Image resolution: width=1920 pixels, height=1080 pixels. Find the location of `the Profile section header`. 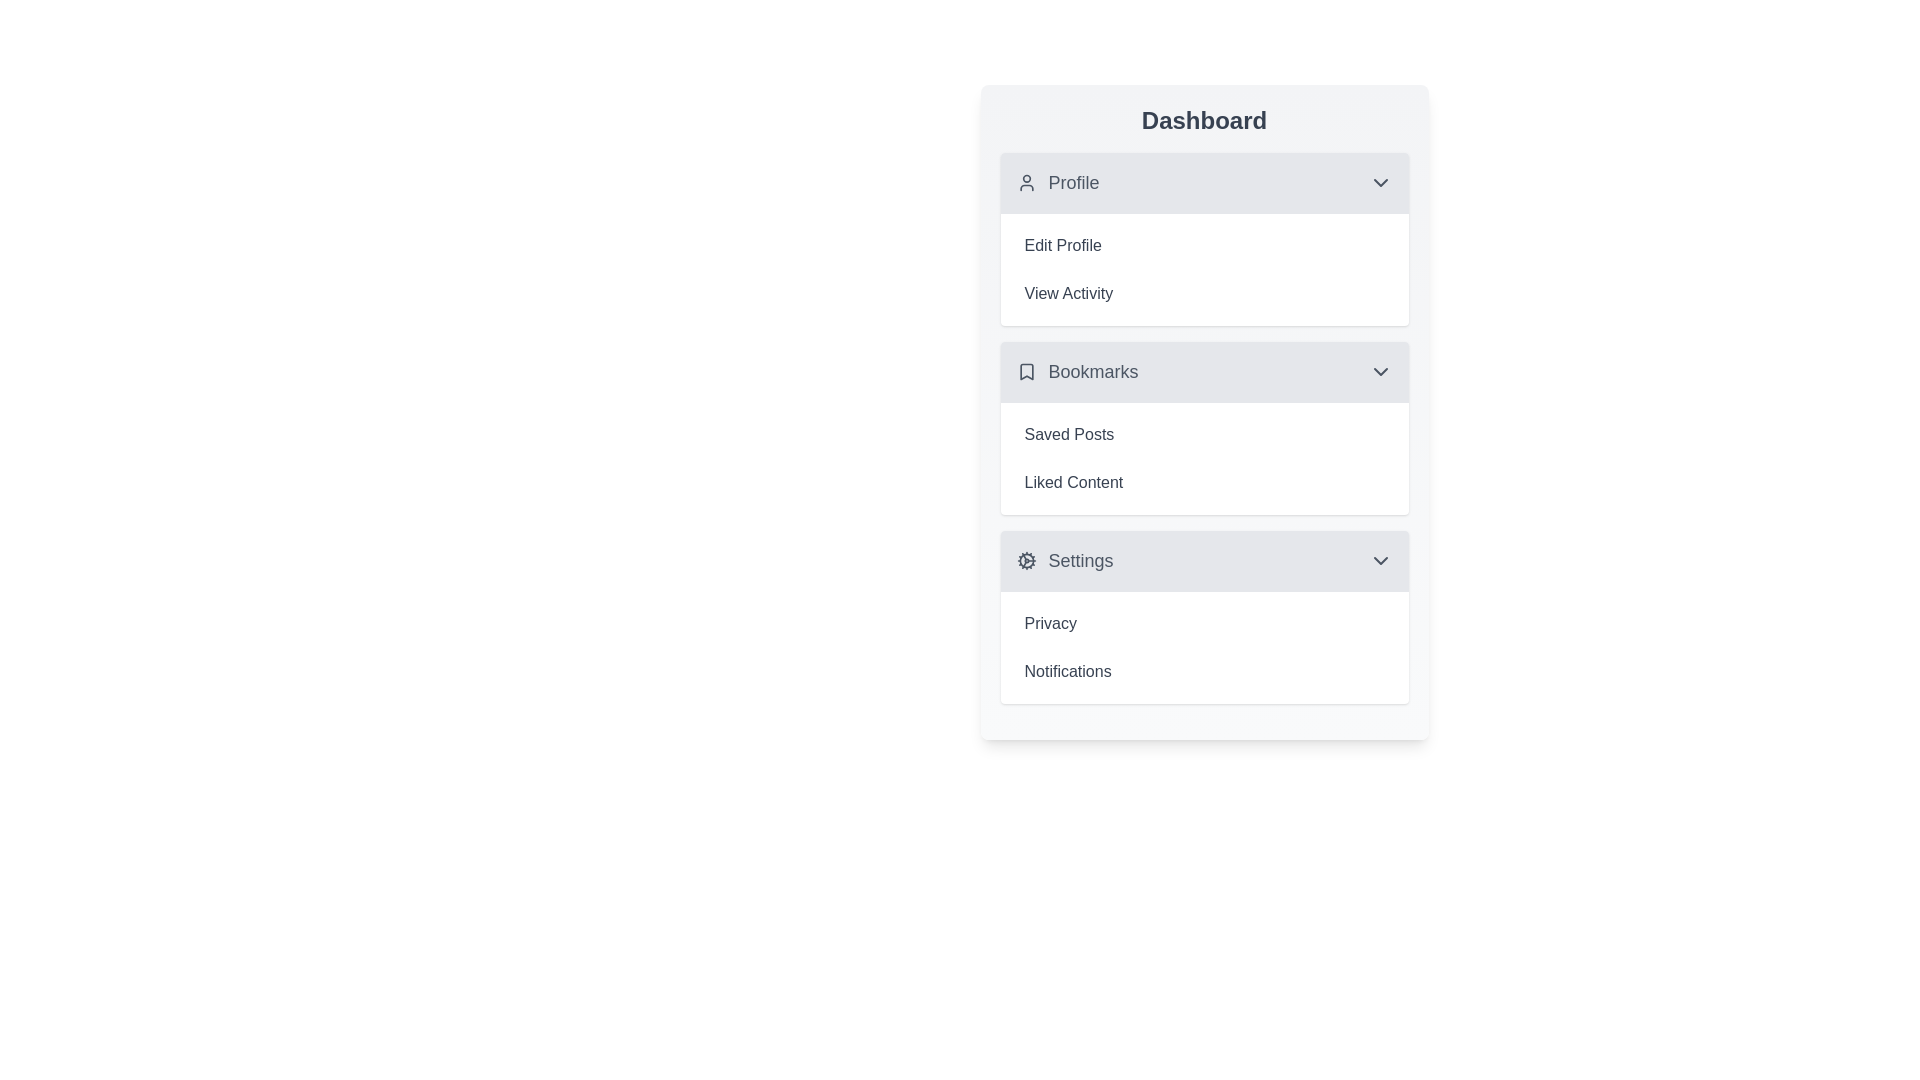

the Profile section header is located at coordinates (1203, 182).